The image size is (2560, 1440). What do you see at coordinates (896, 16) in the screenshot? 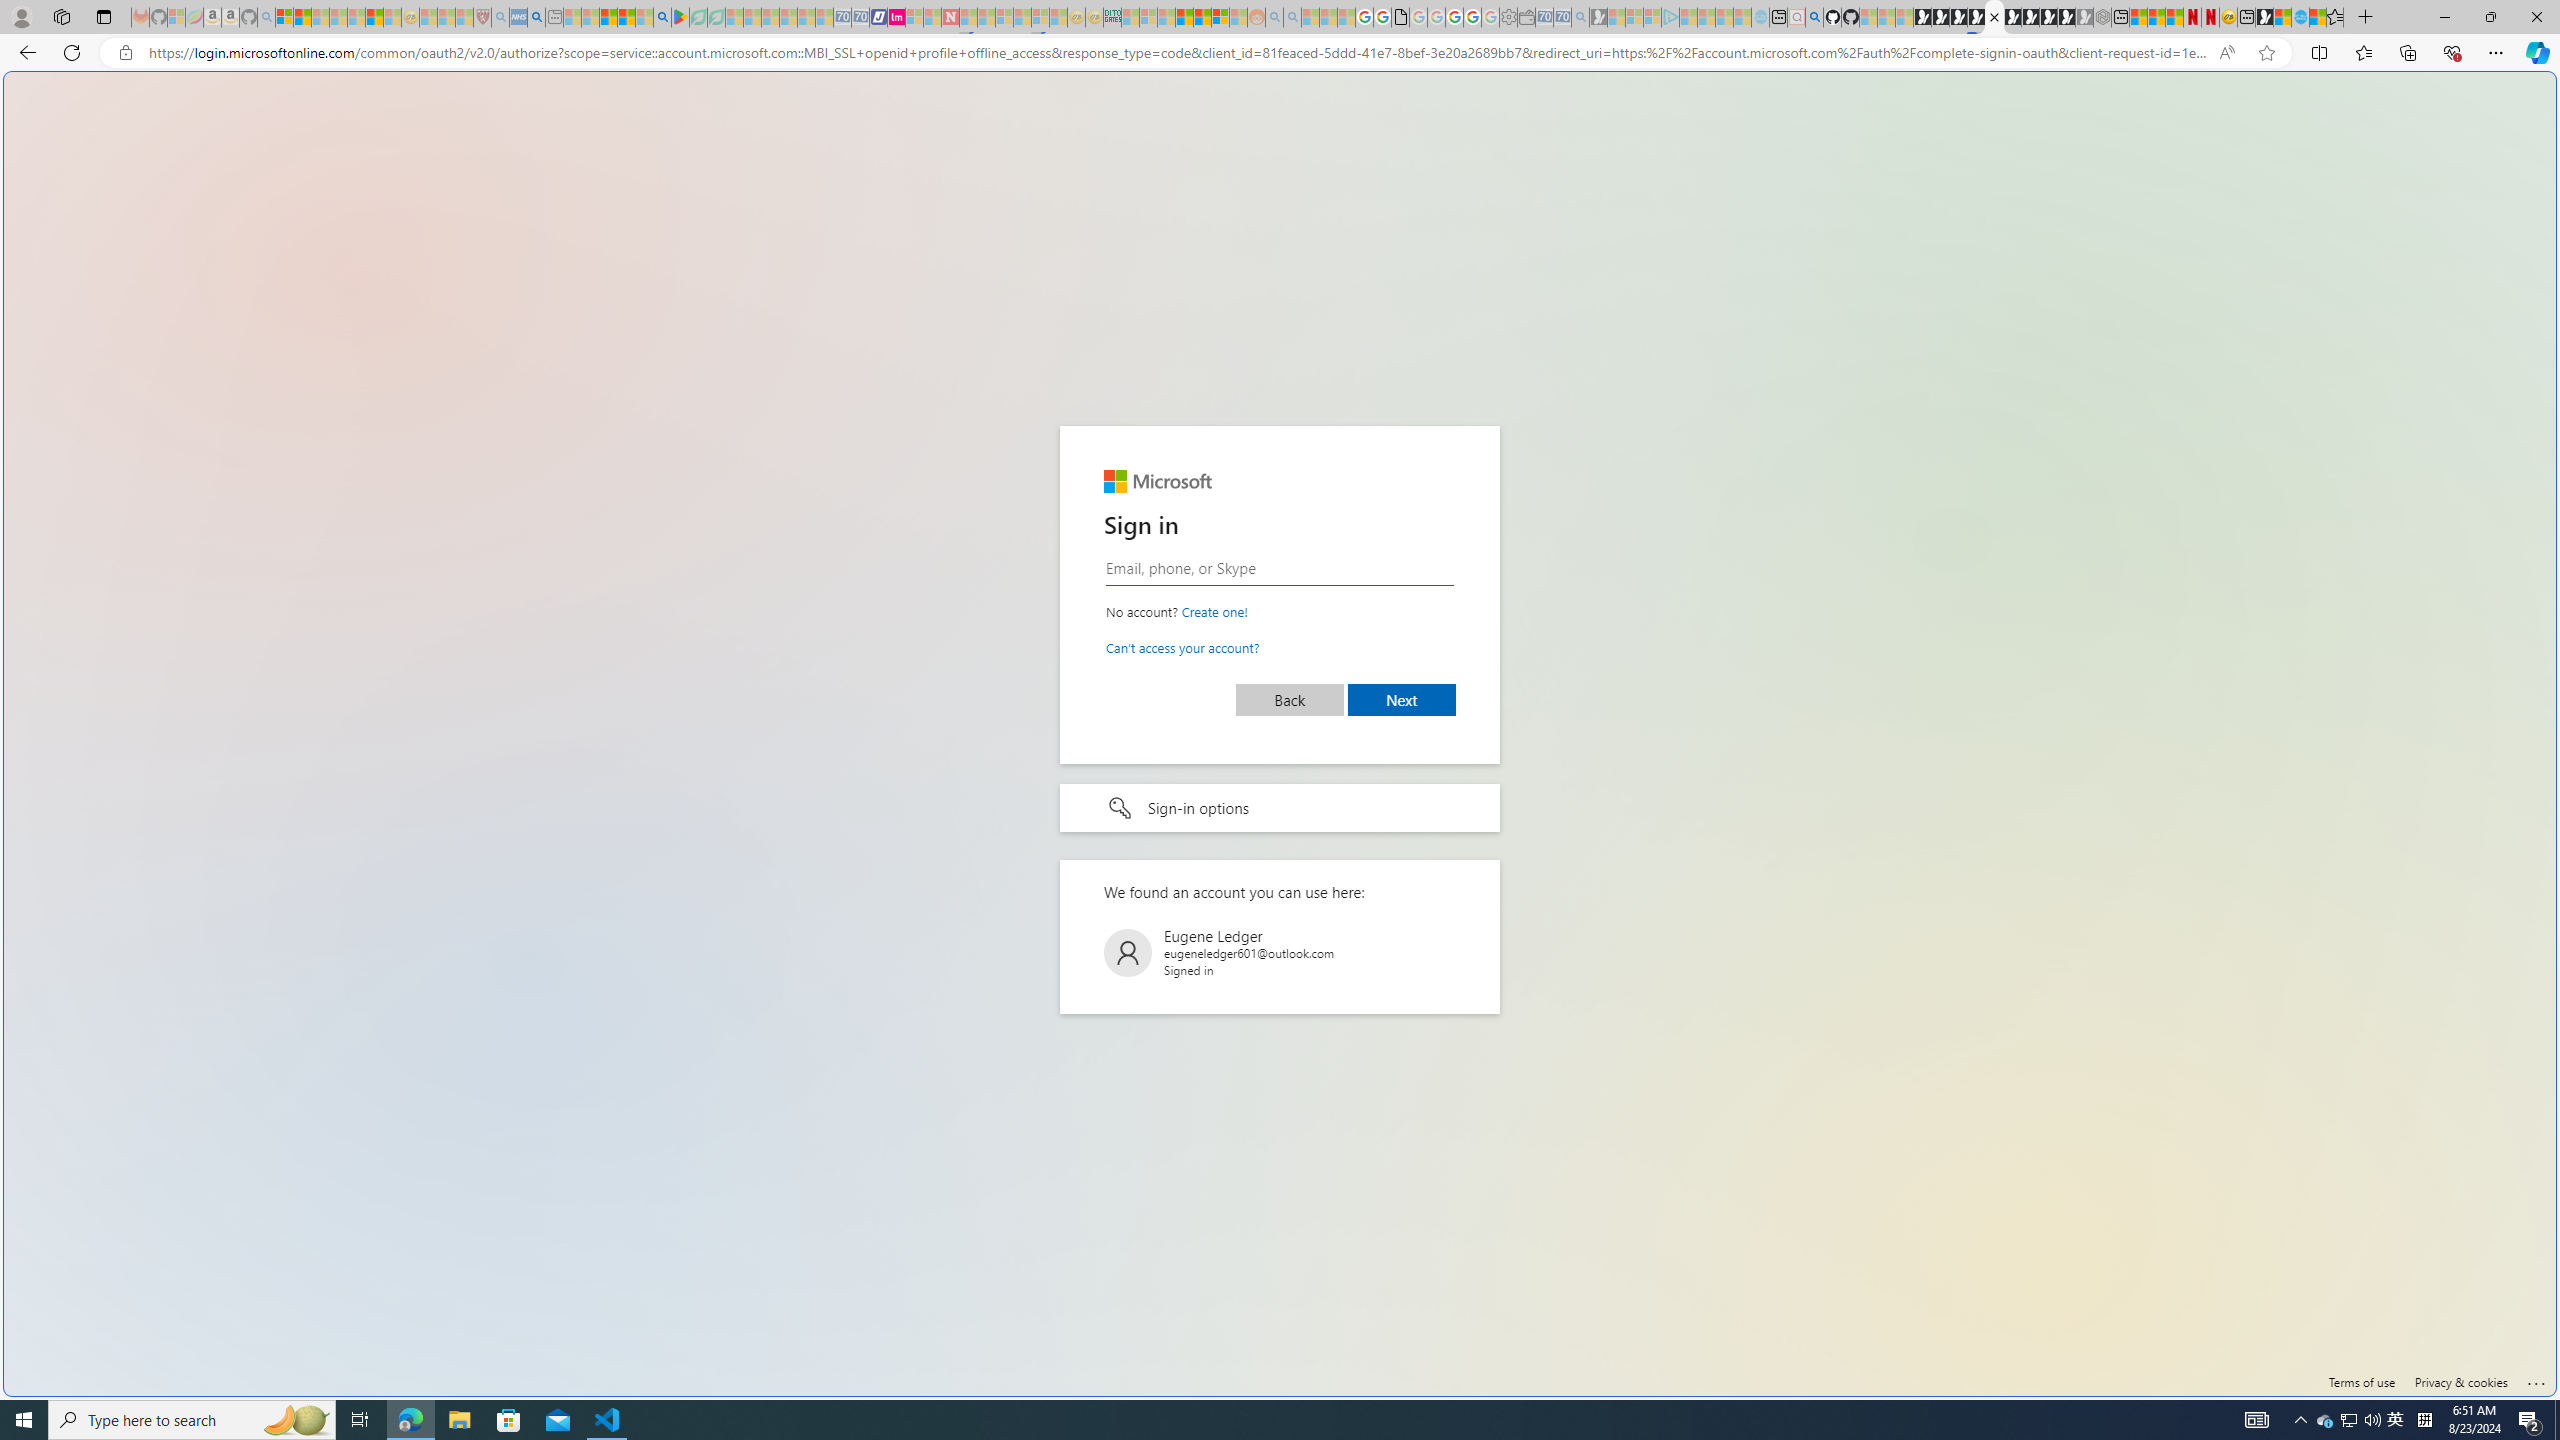
I see `'Jobs - lastminute.com Investor Portal'` at bounding box center [896, 16].